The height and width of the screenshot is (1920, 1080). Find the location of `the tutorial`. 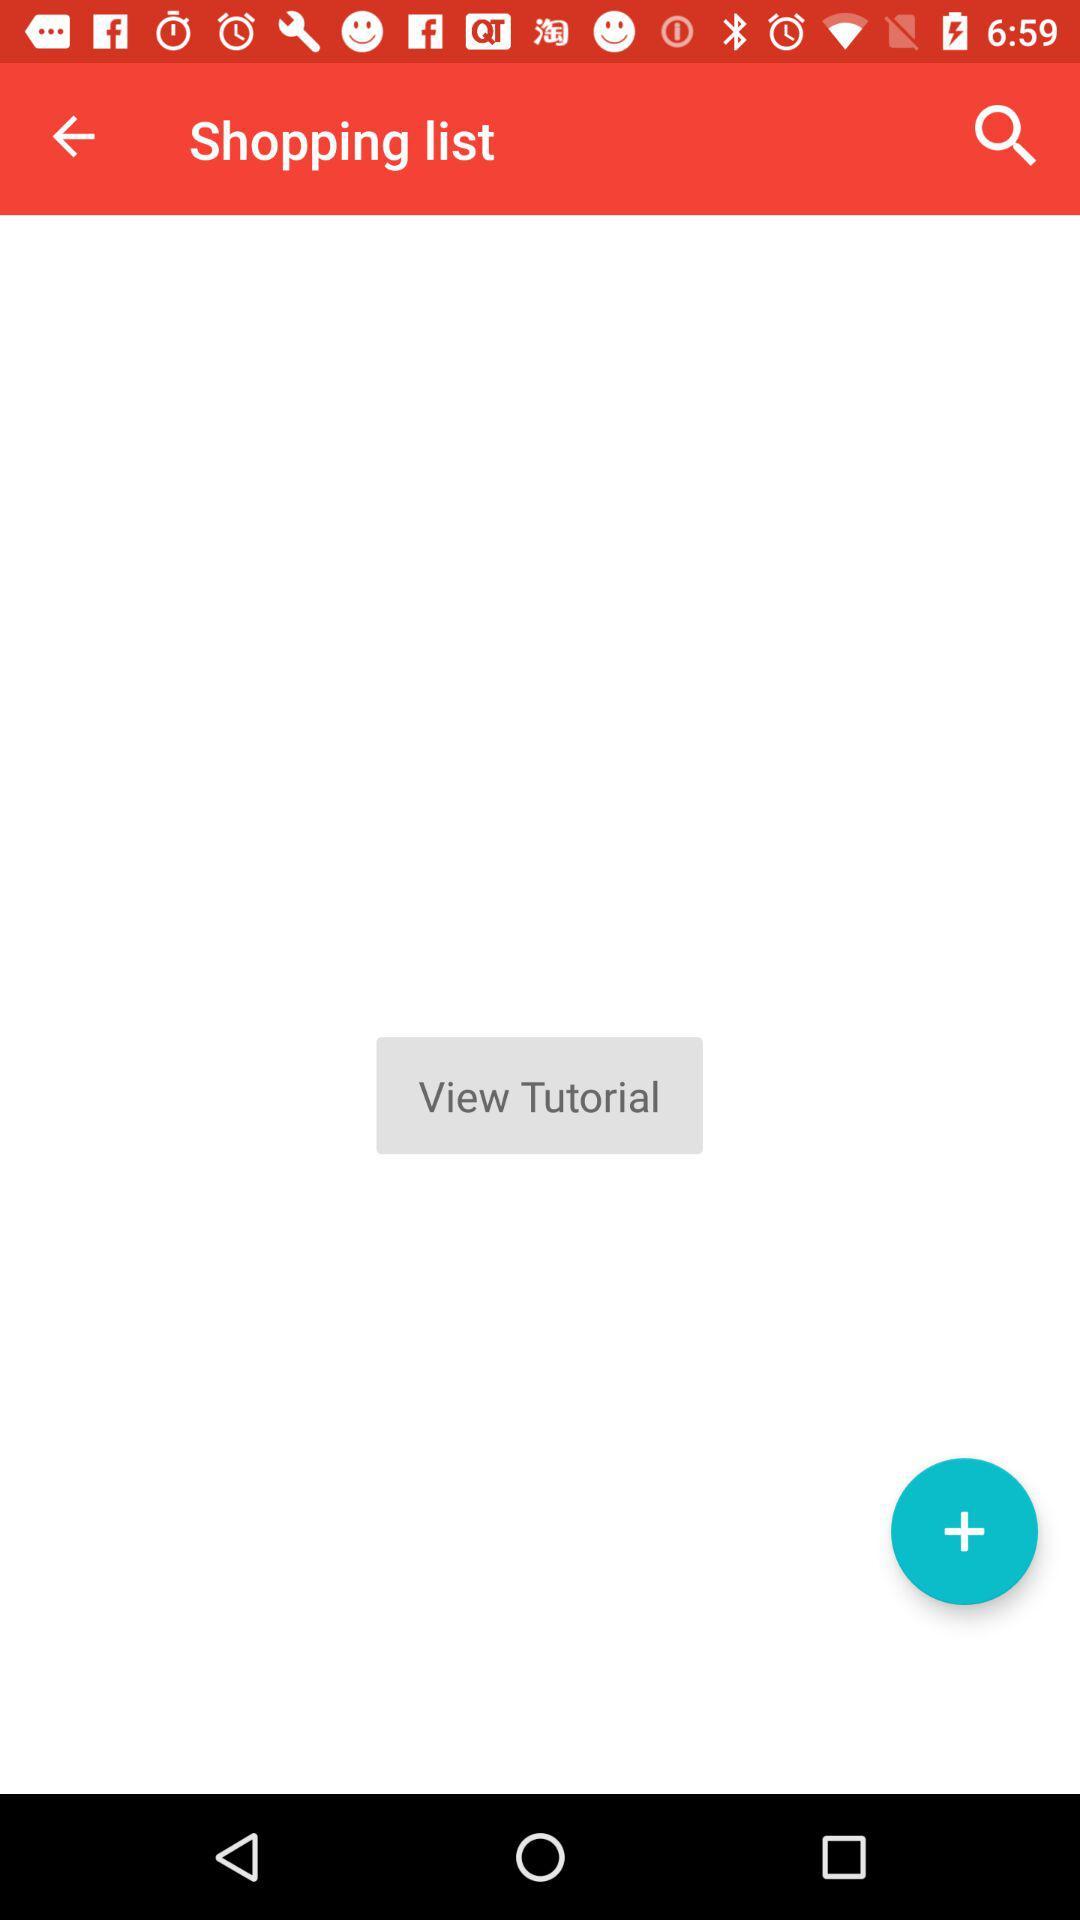

the tutorial is located at coordinates (540, 1004).